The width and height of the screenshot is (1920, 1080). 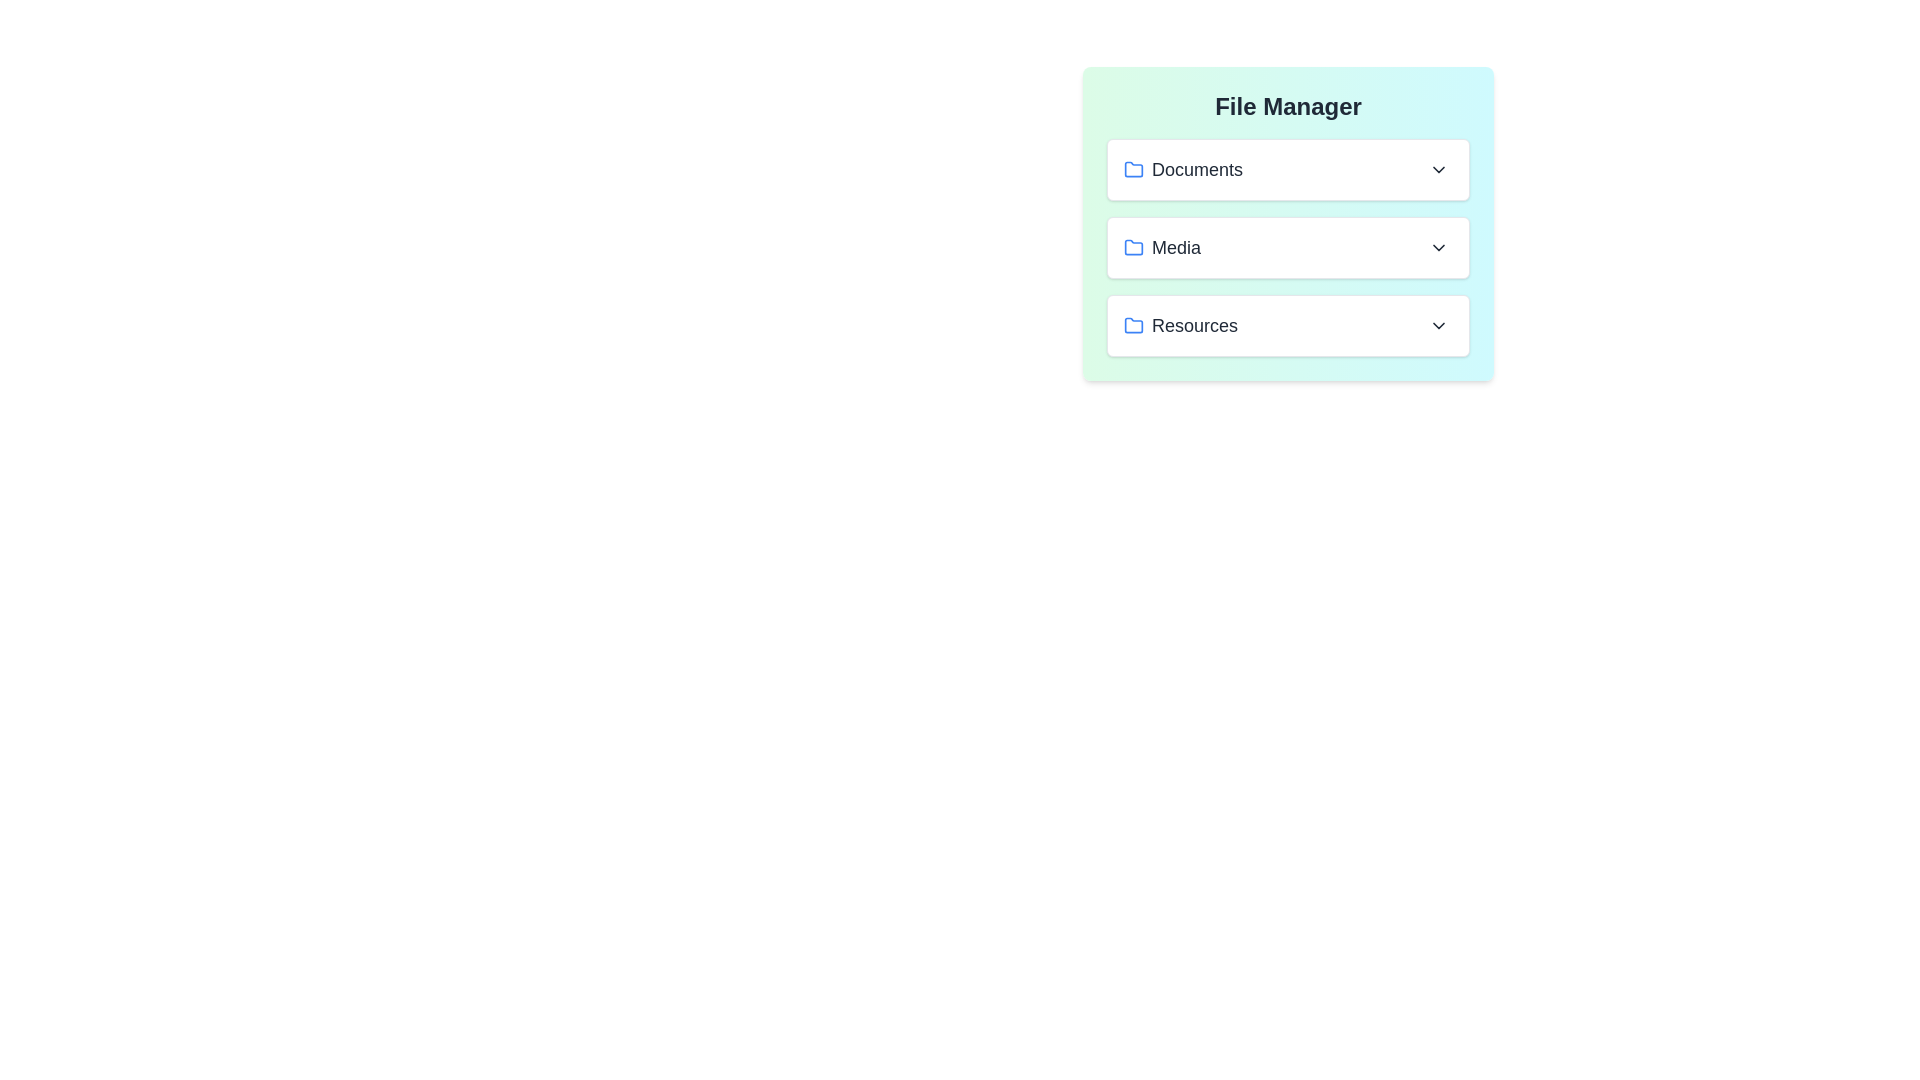 What do you see at coordinates (1288, 246) in the screenshot?
I see `the file Resume.pdf from the folder Media` at bounding box center [1288, 246].